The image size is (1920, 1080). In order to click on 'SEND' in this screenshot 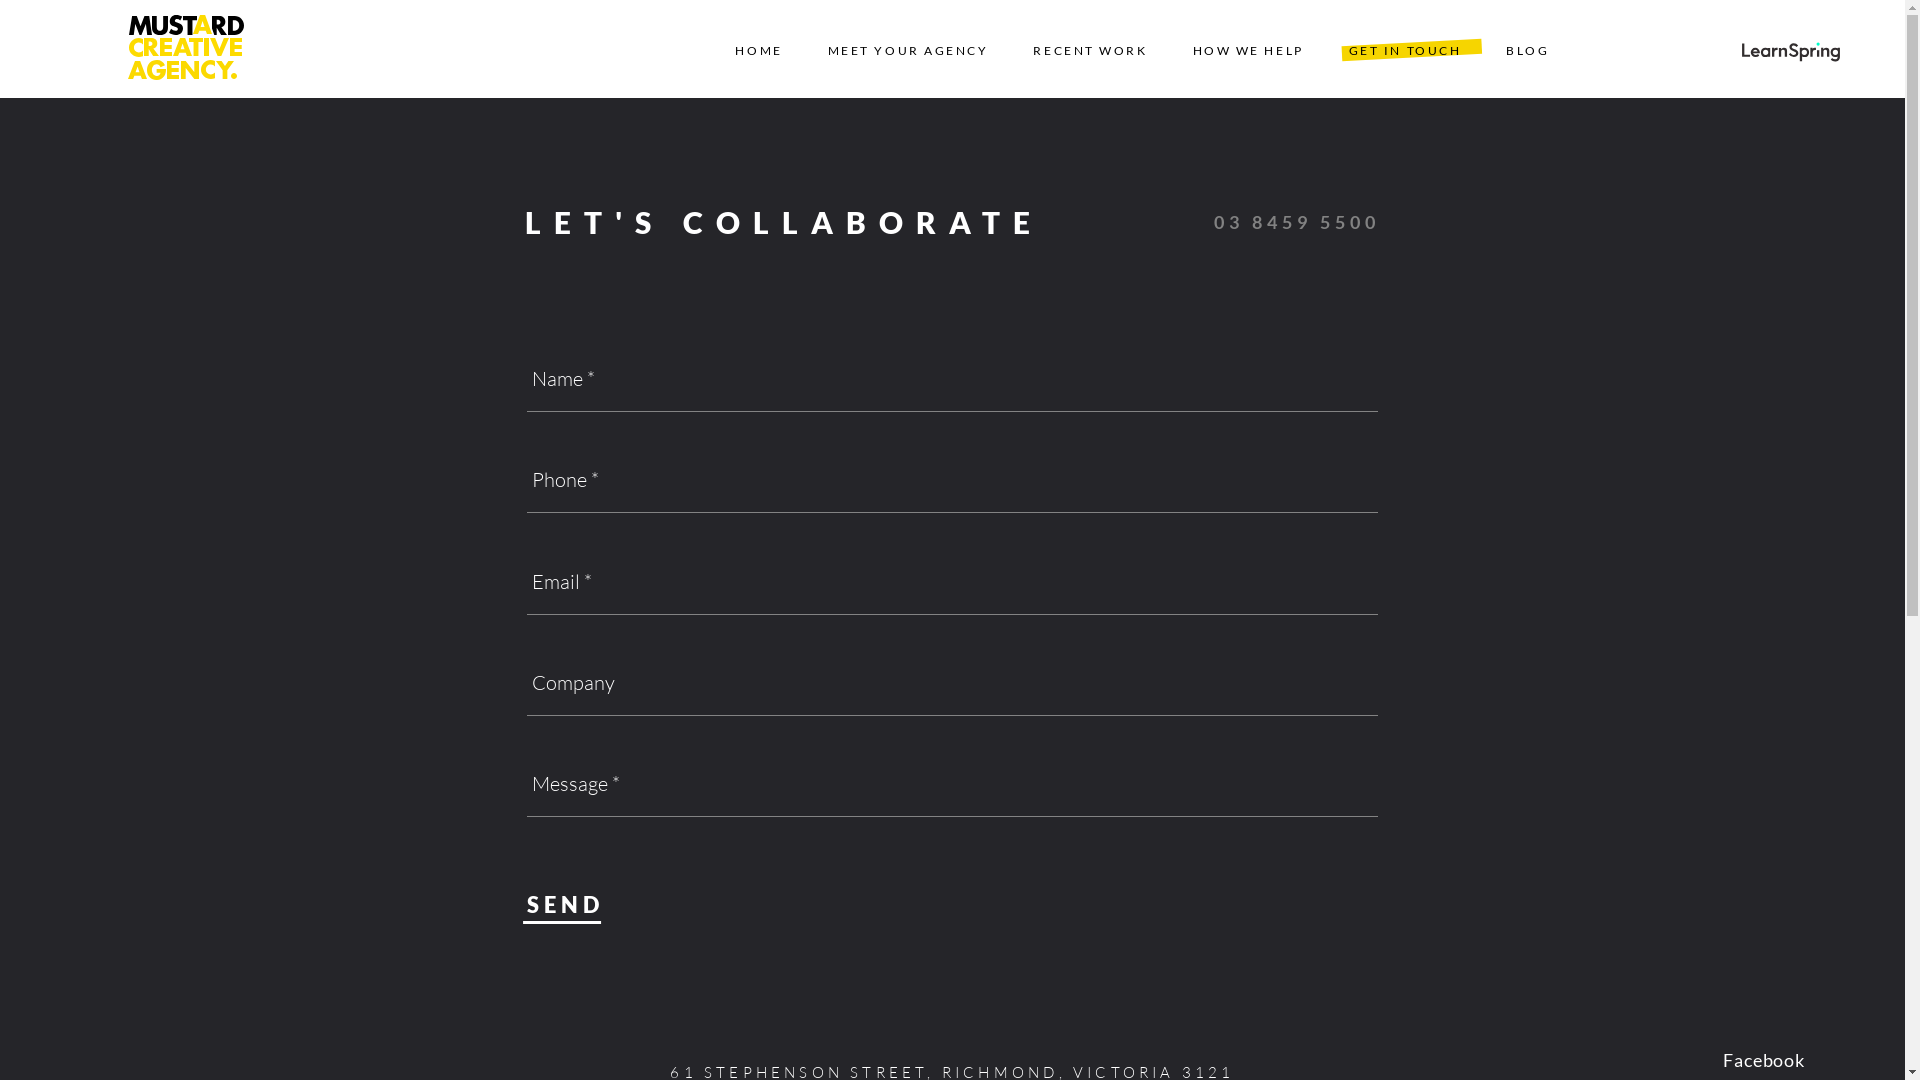, I will do `click(527, 904)`.